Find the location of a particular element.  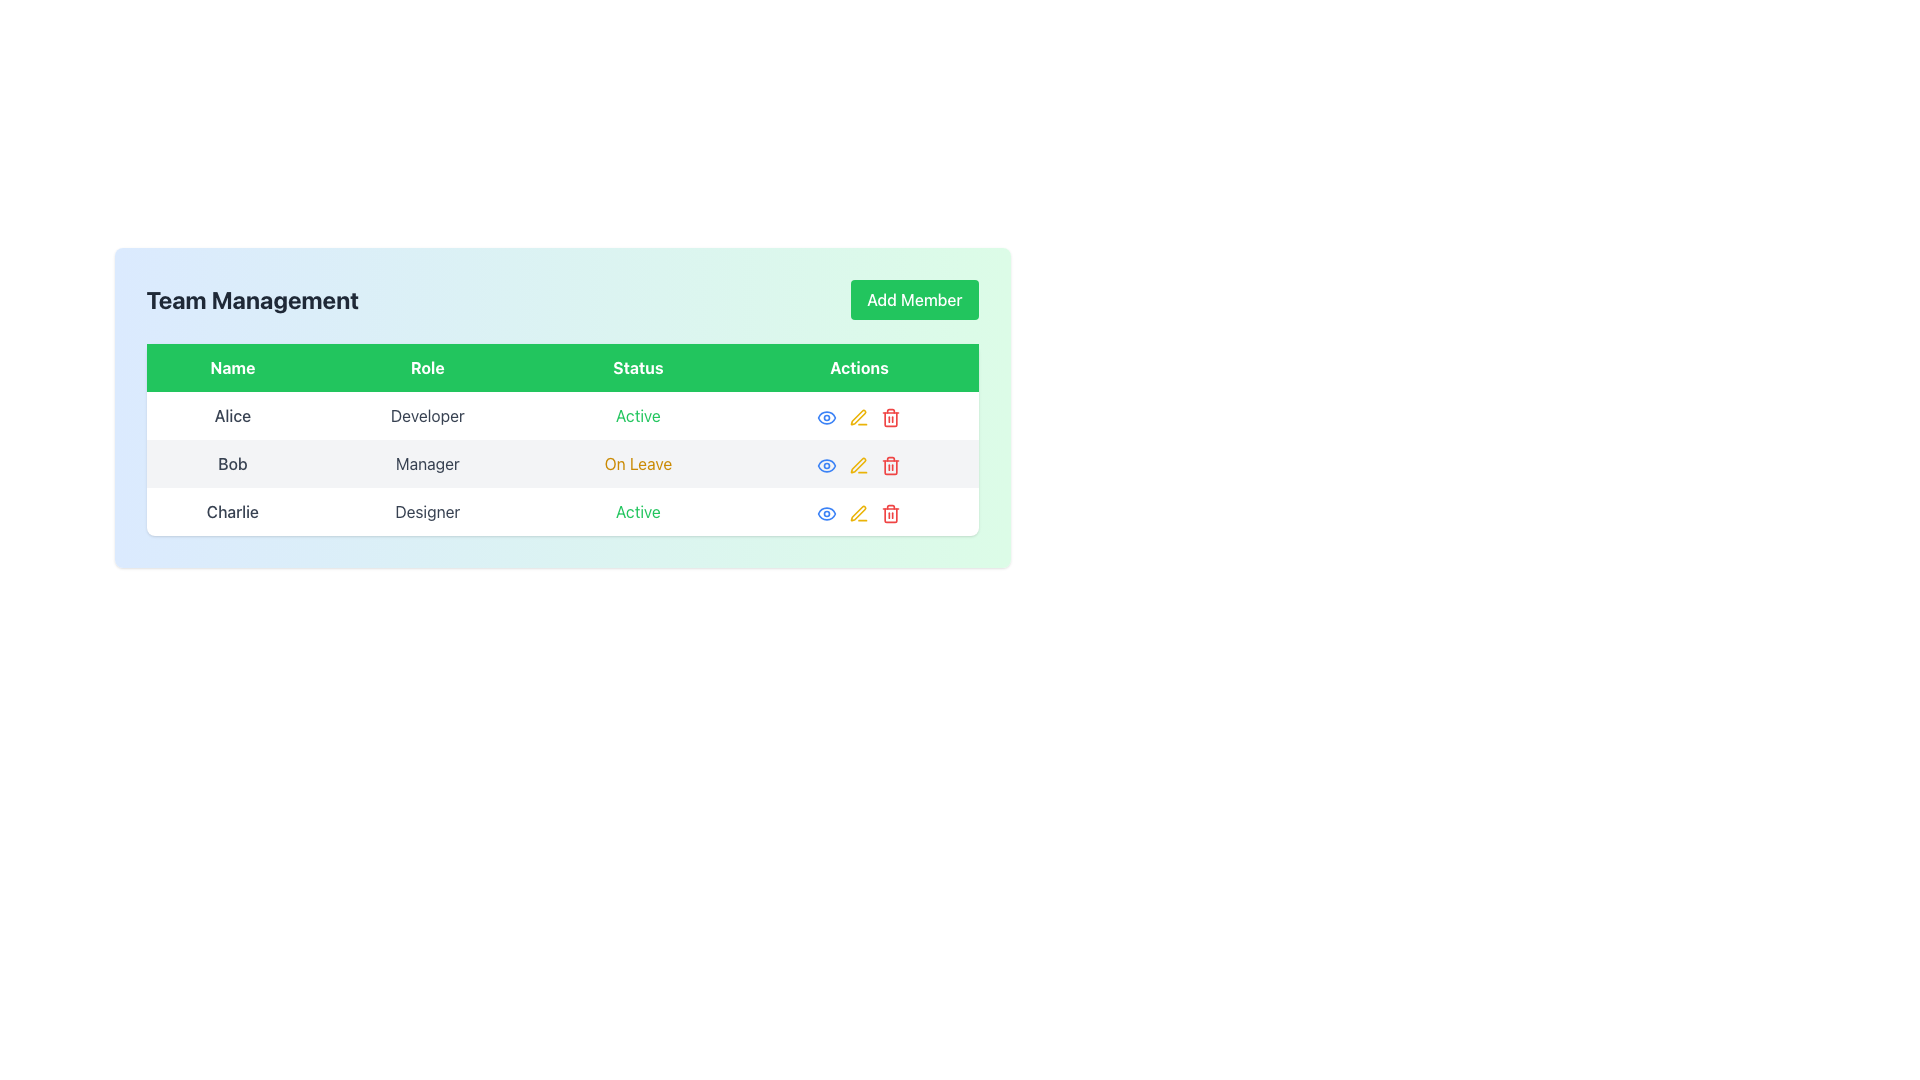

the Static Text element displaying 'Active' status for user 'Alice' in the 'Status' column is located at coordinates (637, 415).